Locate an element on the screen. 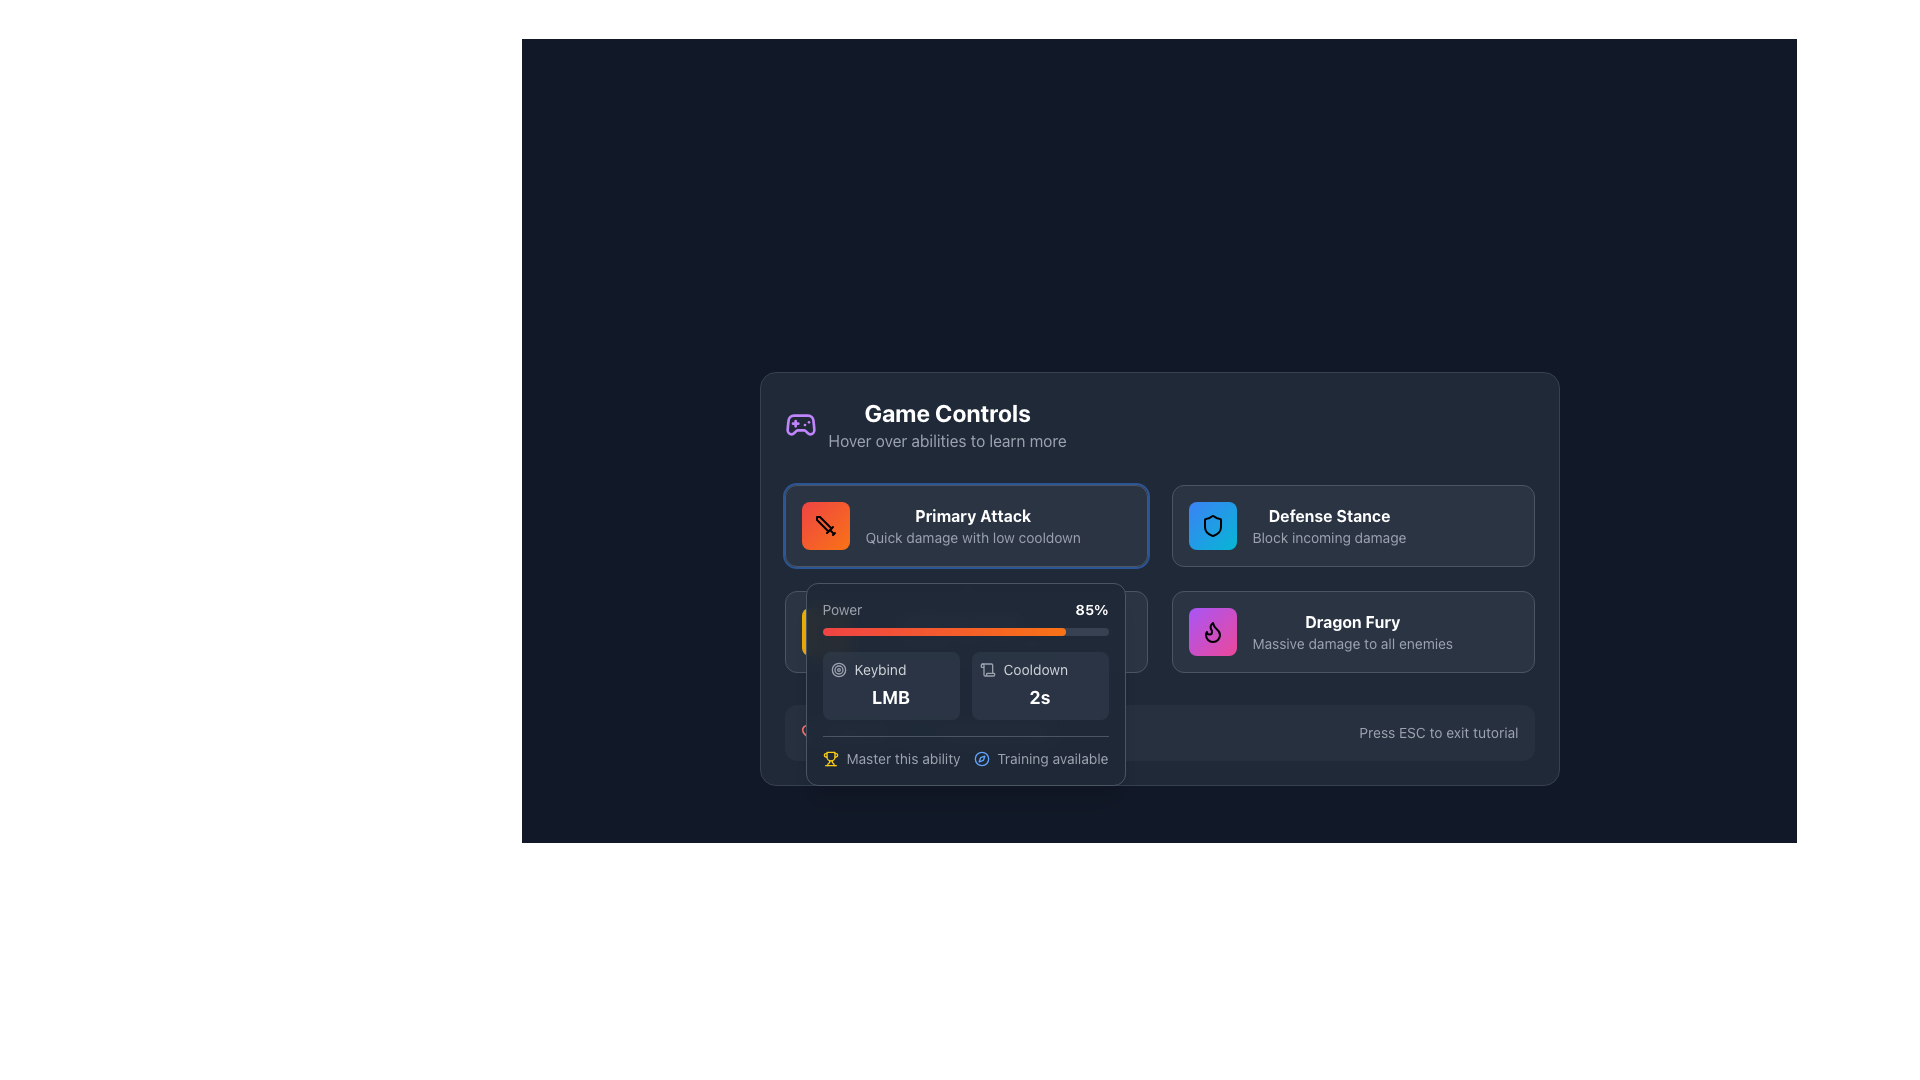 The width and height of the screenshot is (1920, 1080). the Information Panel that provides details about game abilities, keybinds, cooldowns, and gameplay instructions is located at coordinates (1159, 578).